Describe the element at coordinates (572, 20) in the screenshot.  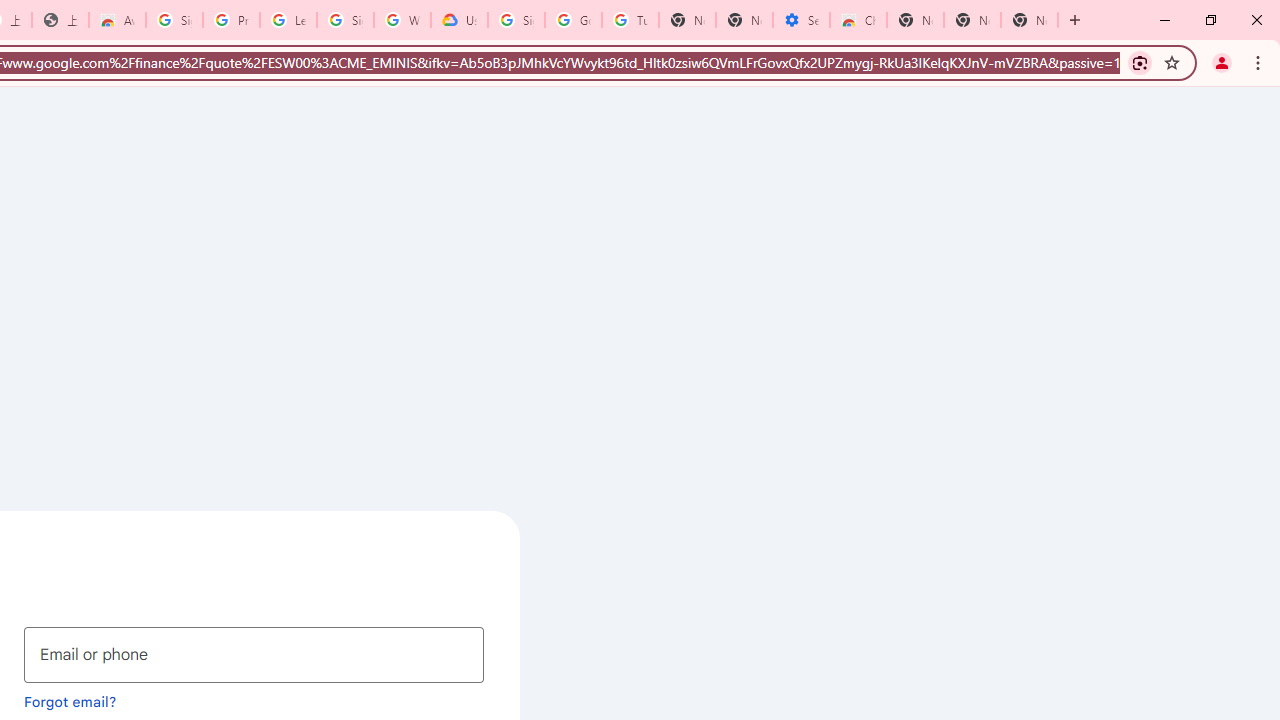
I see `'Google Account Help'` at that location.